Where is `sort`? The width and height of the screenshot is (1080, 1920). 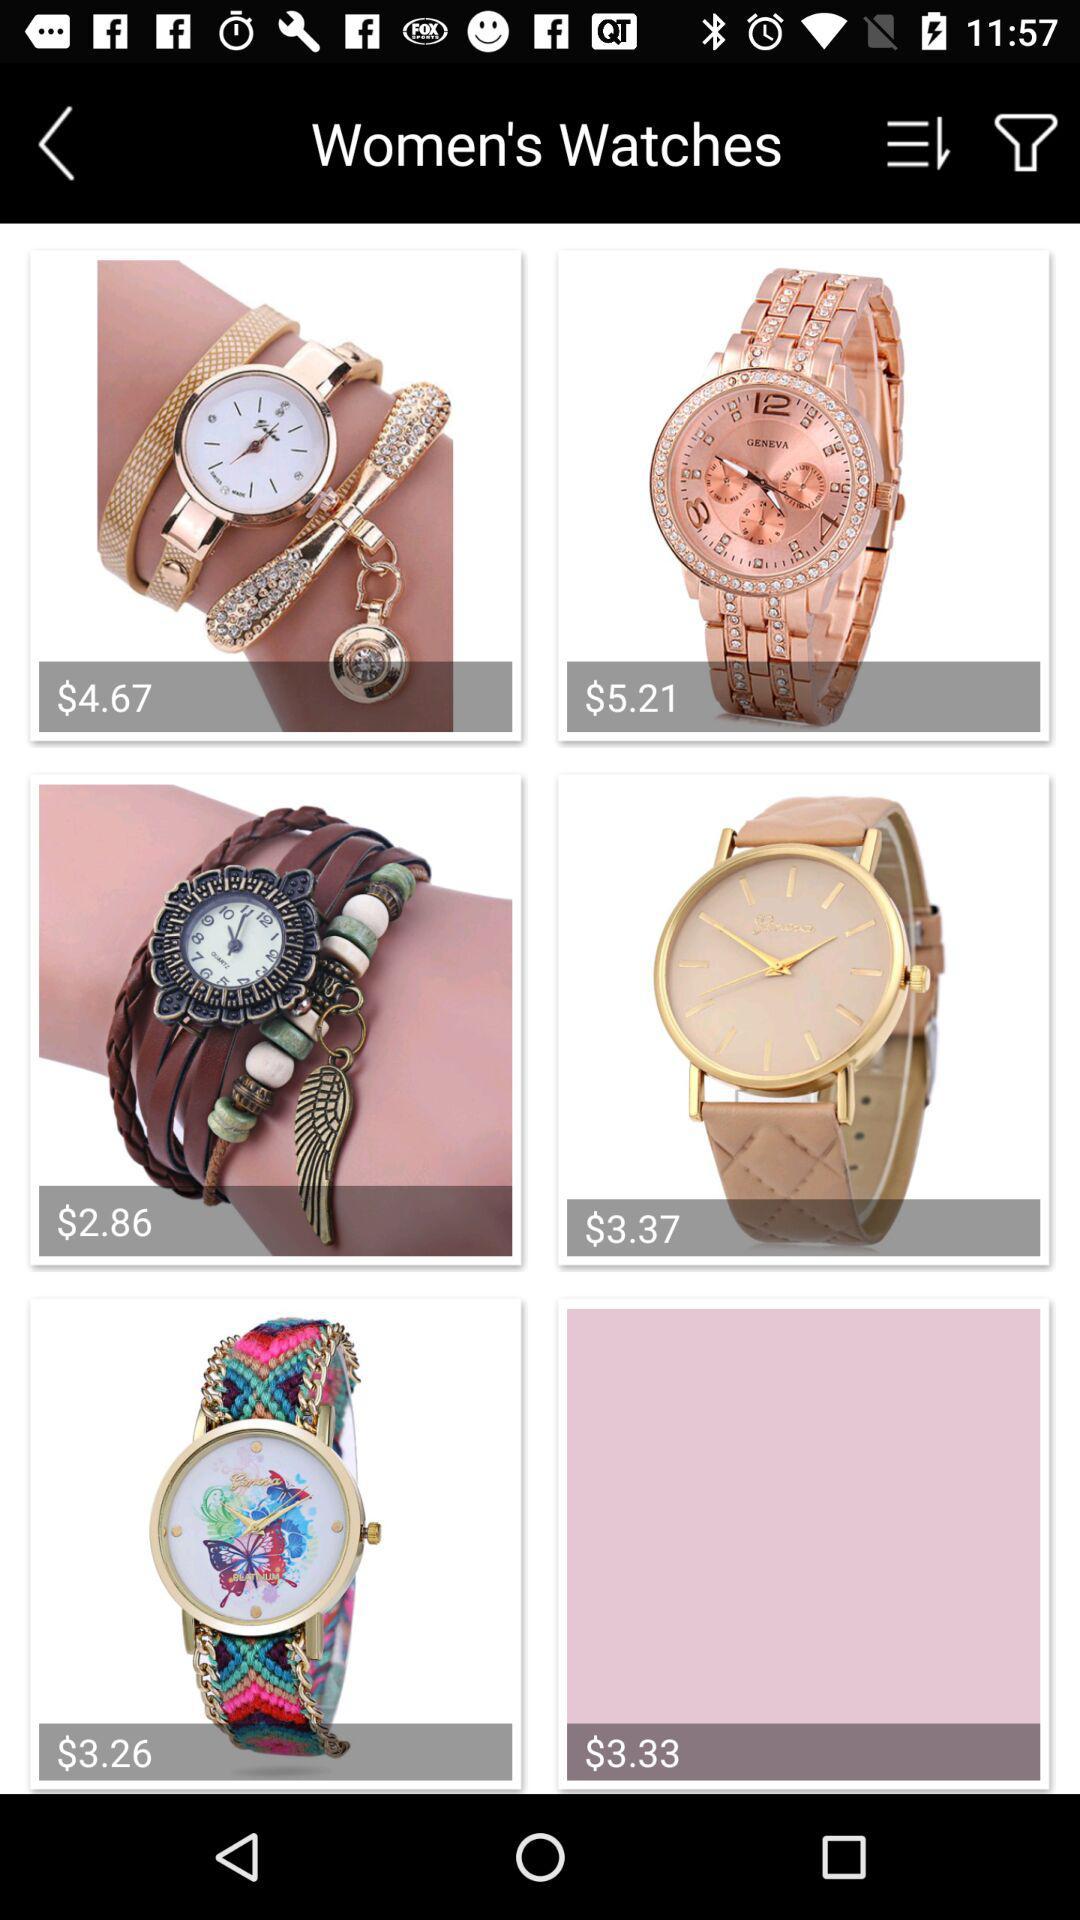 sort is located at coordinates (919, 142).